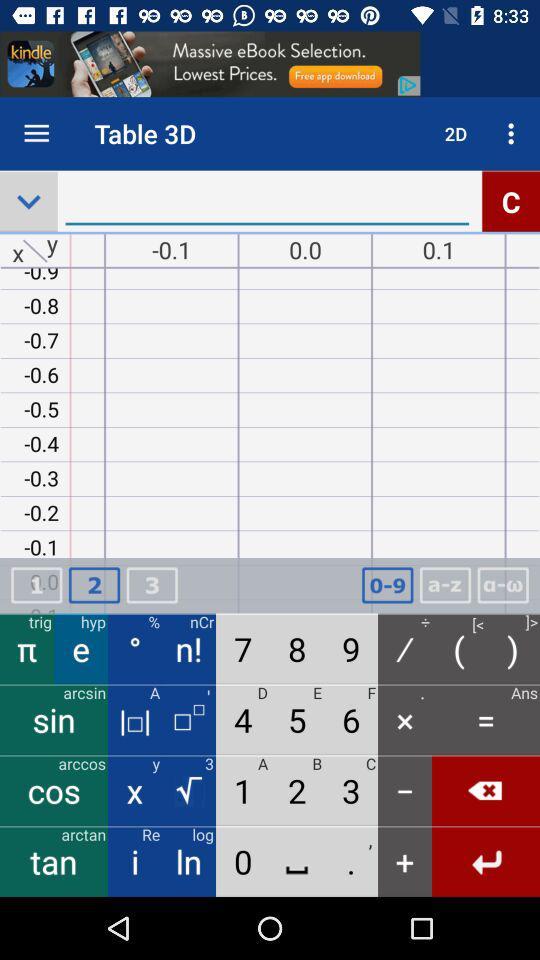 The width and height of the screenshot is (540, 960). What do you see at coordinates (511, 201) in the screenshot?
I see `the alphabet c` at bounding box center [511, 201].